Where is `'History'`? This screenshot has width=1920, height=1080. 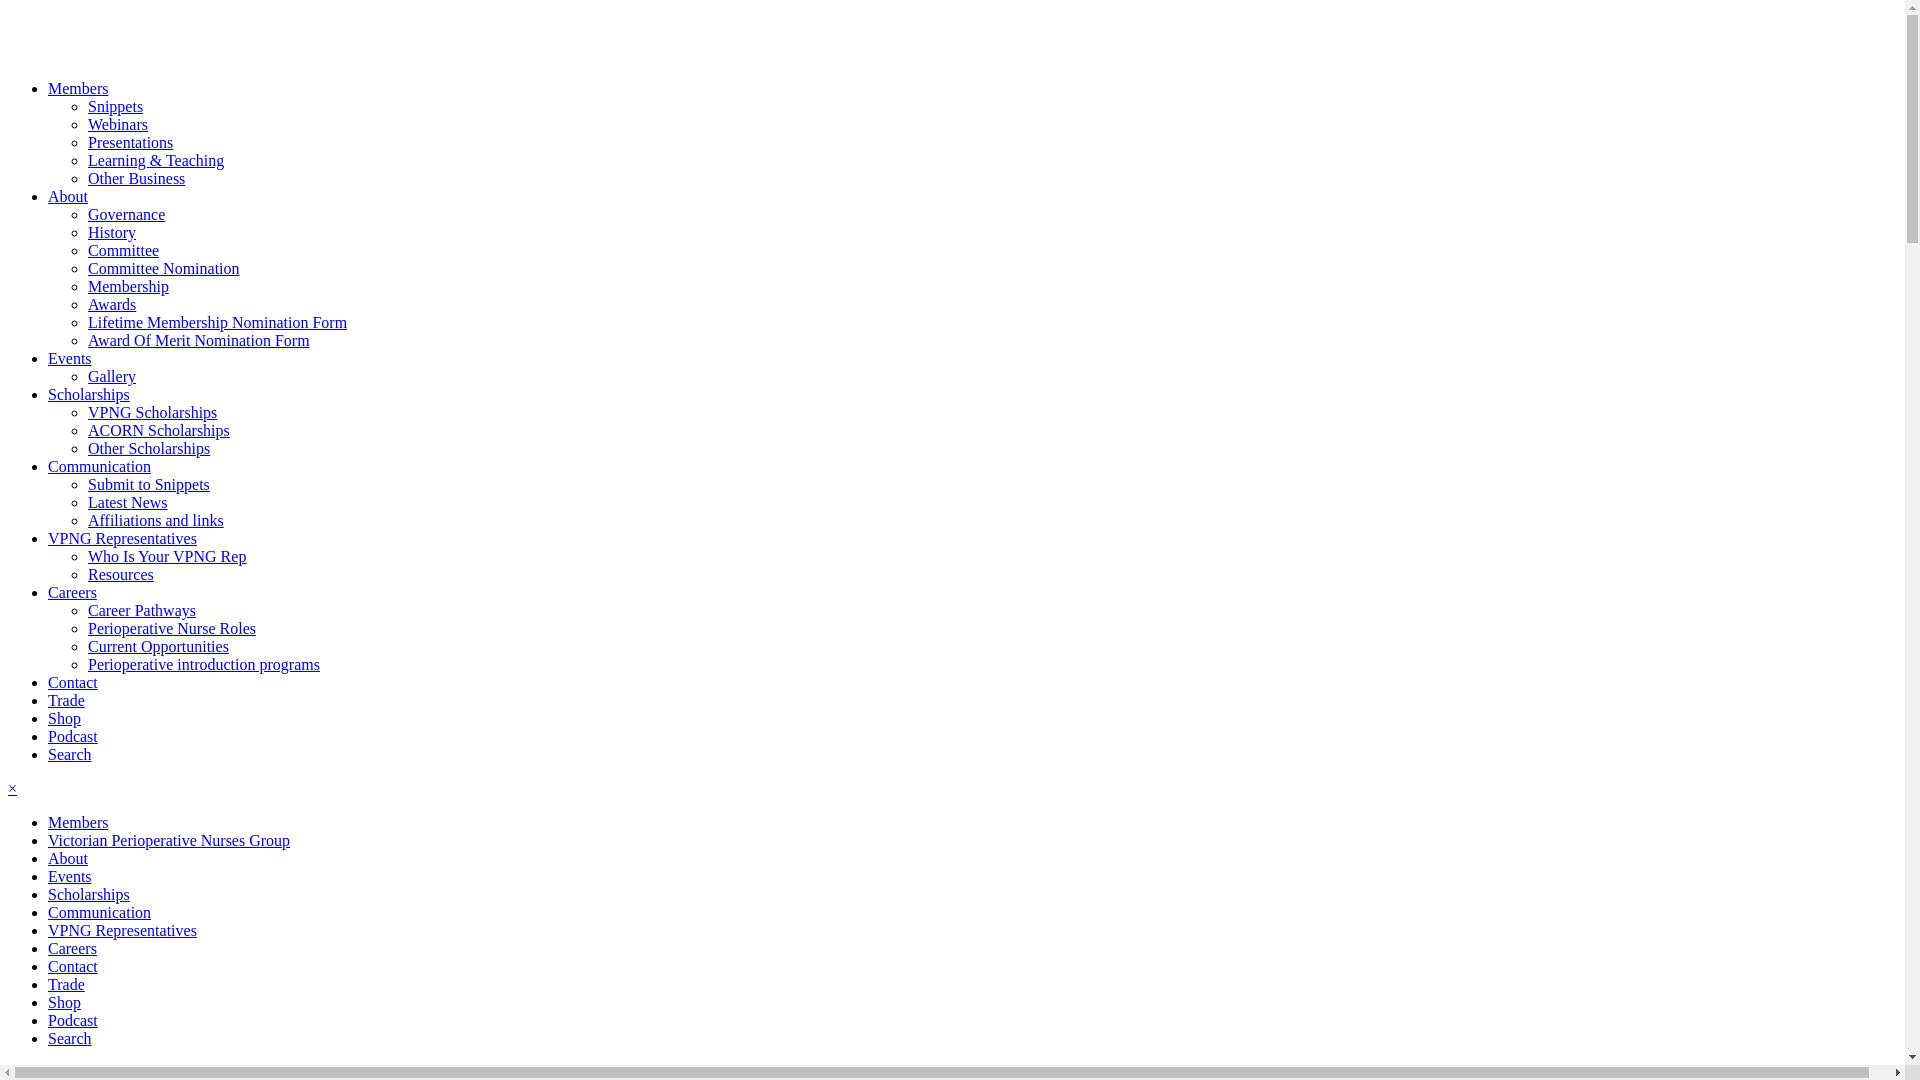
'History' is located at coordinates (110, 231).